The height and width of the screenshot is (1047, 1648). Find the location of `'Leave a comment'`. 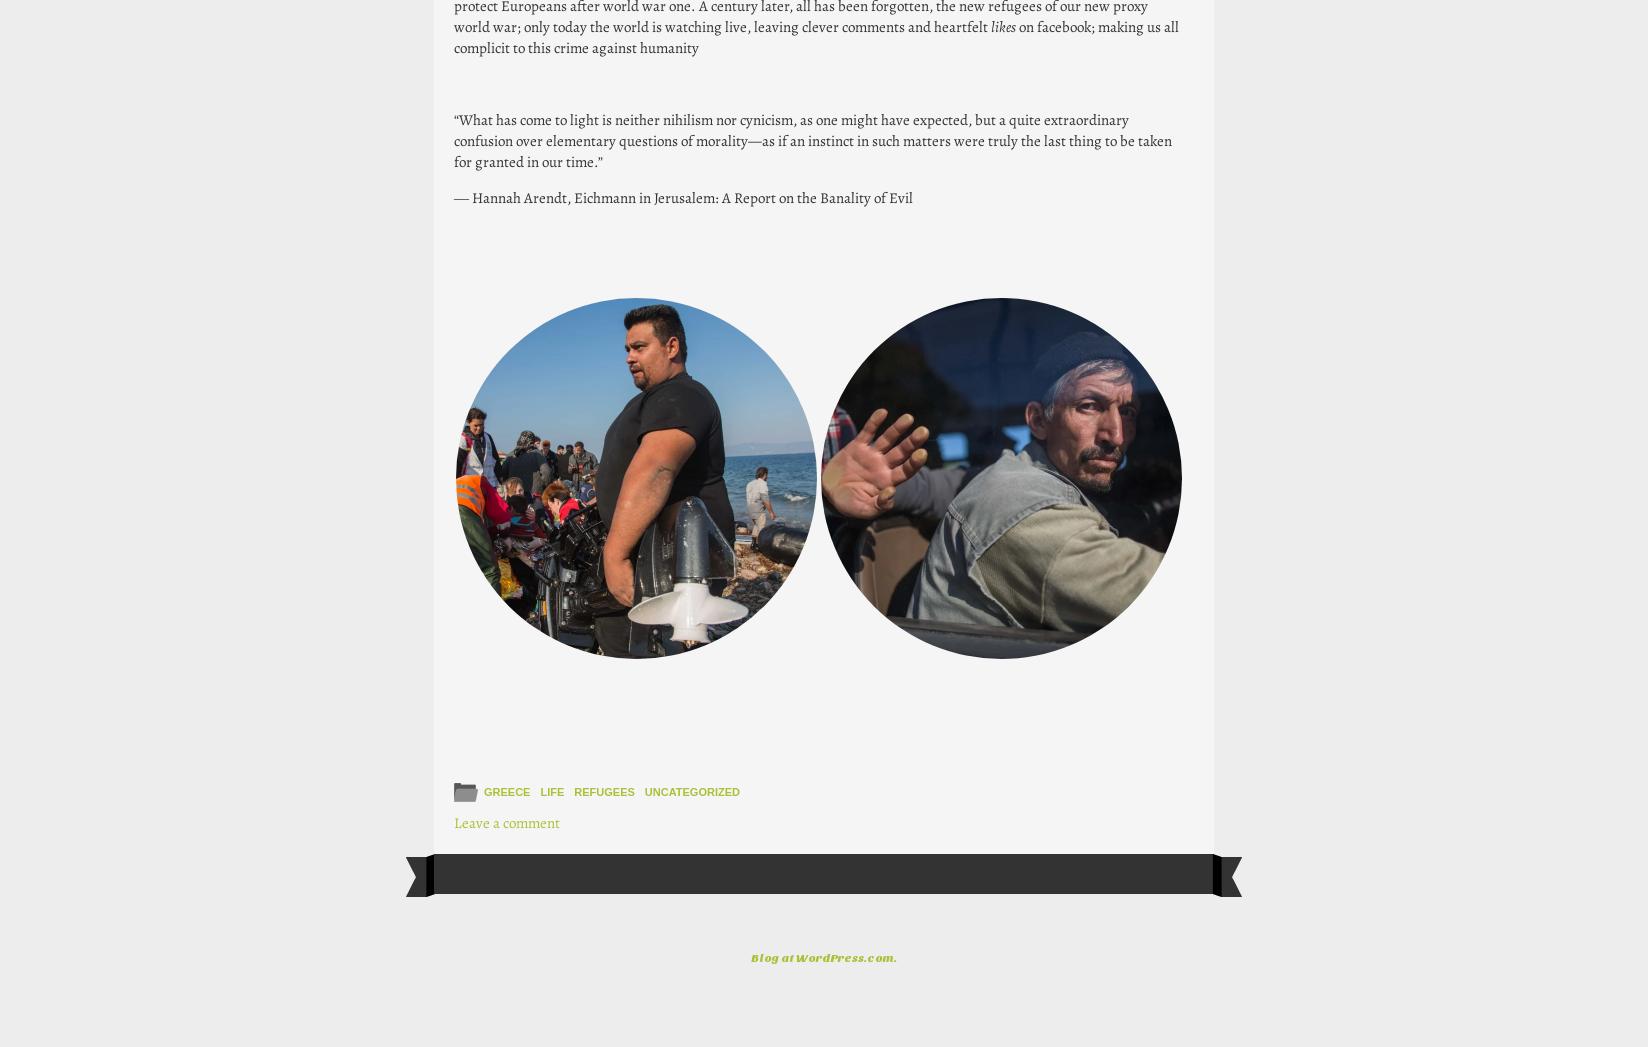

'Leave a comment' is located at coordinates (454, 821).